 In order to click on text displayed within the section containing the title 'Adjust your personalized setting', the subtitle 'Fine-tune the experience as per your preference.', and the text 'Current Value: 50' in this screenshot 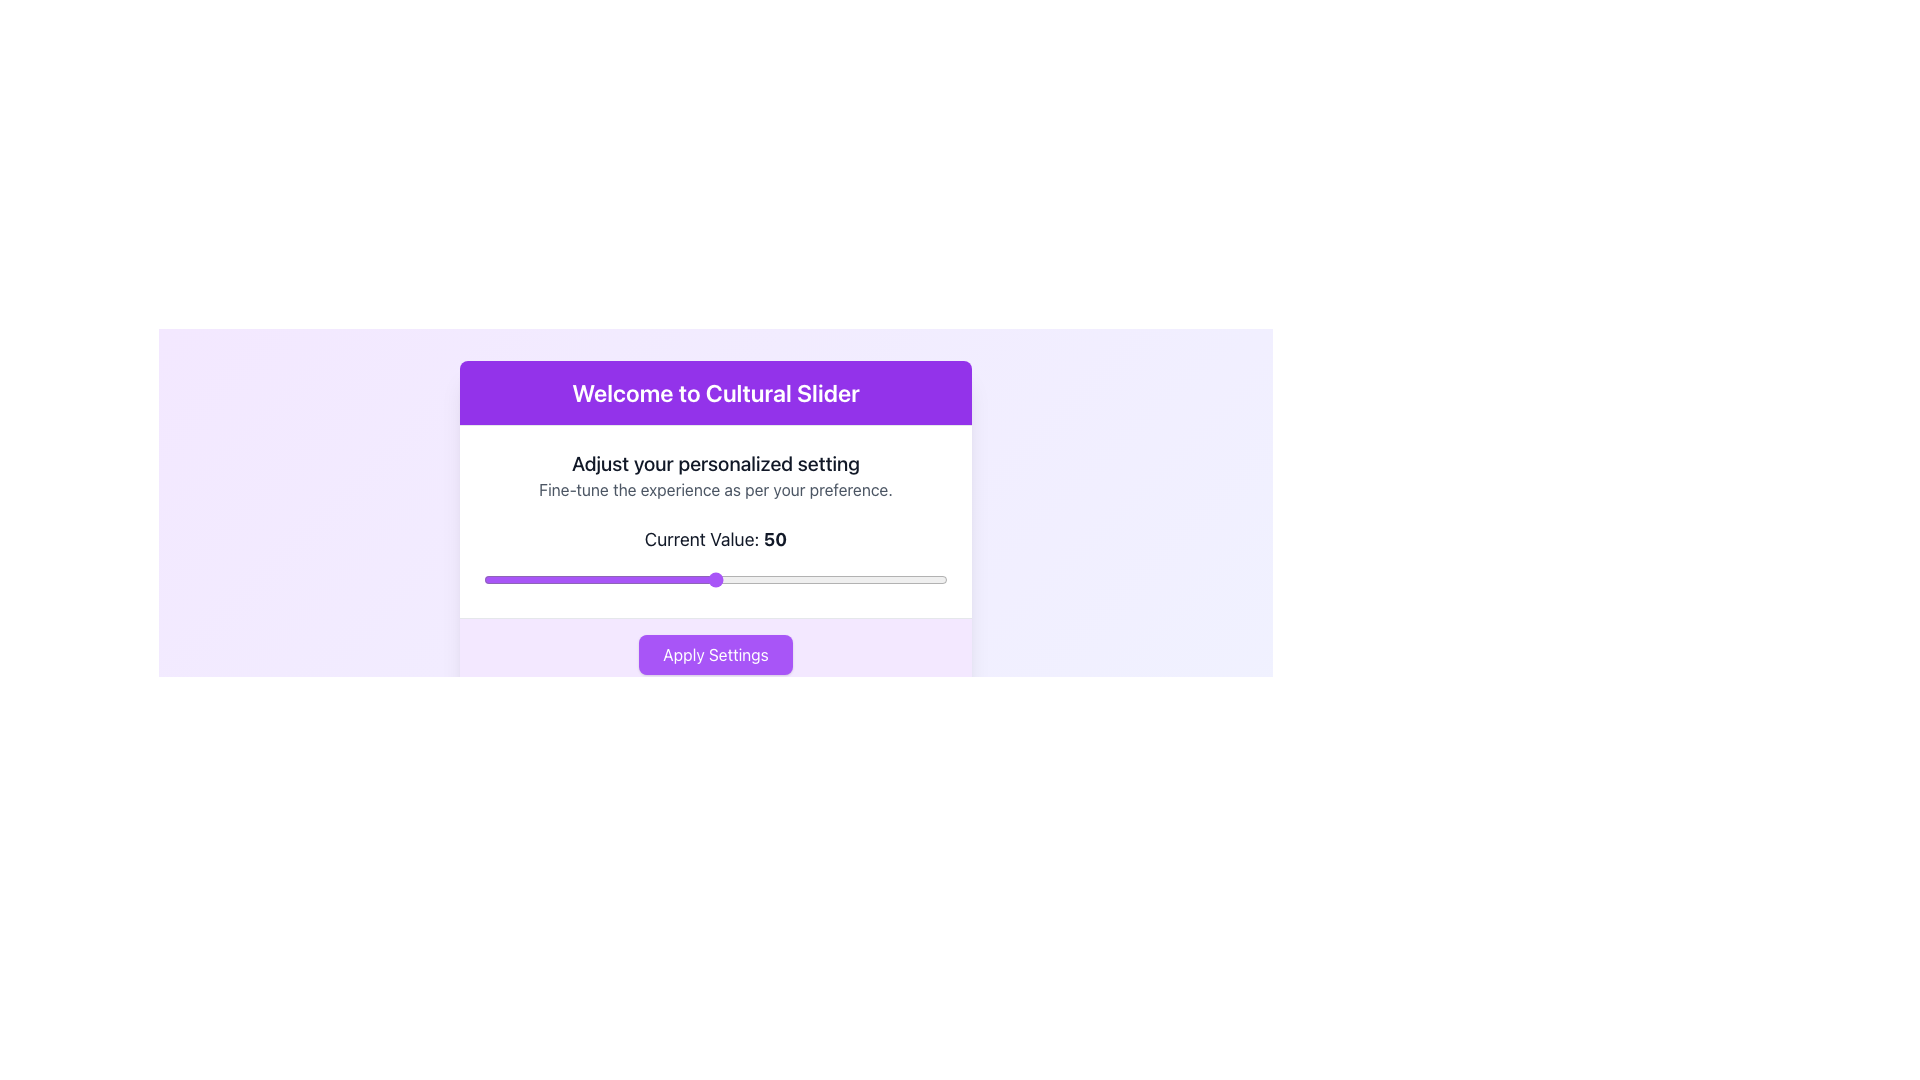, I will do `click(715, 520)`.